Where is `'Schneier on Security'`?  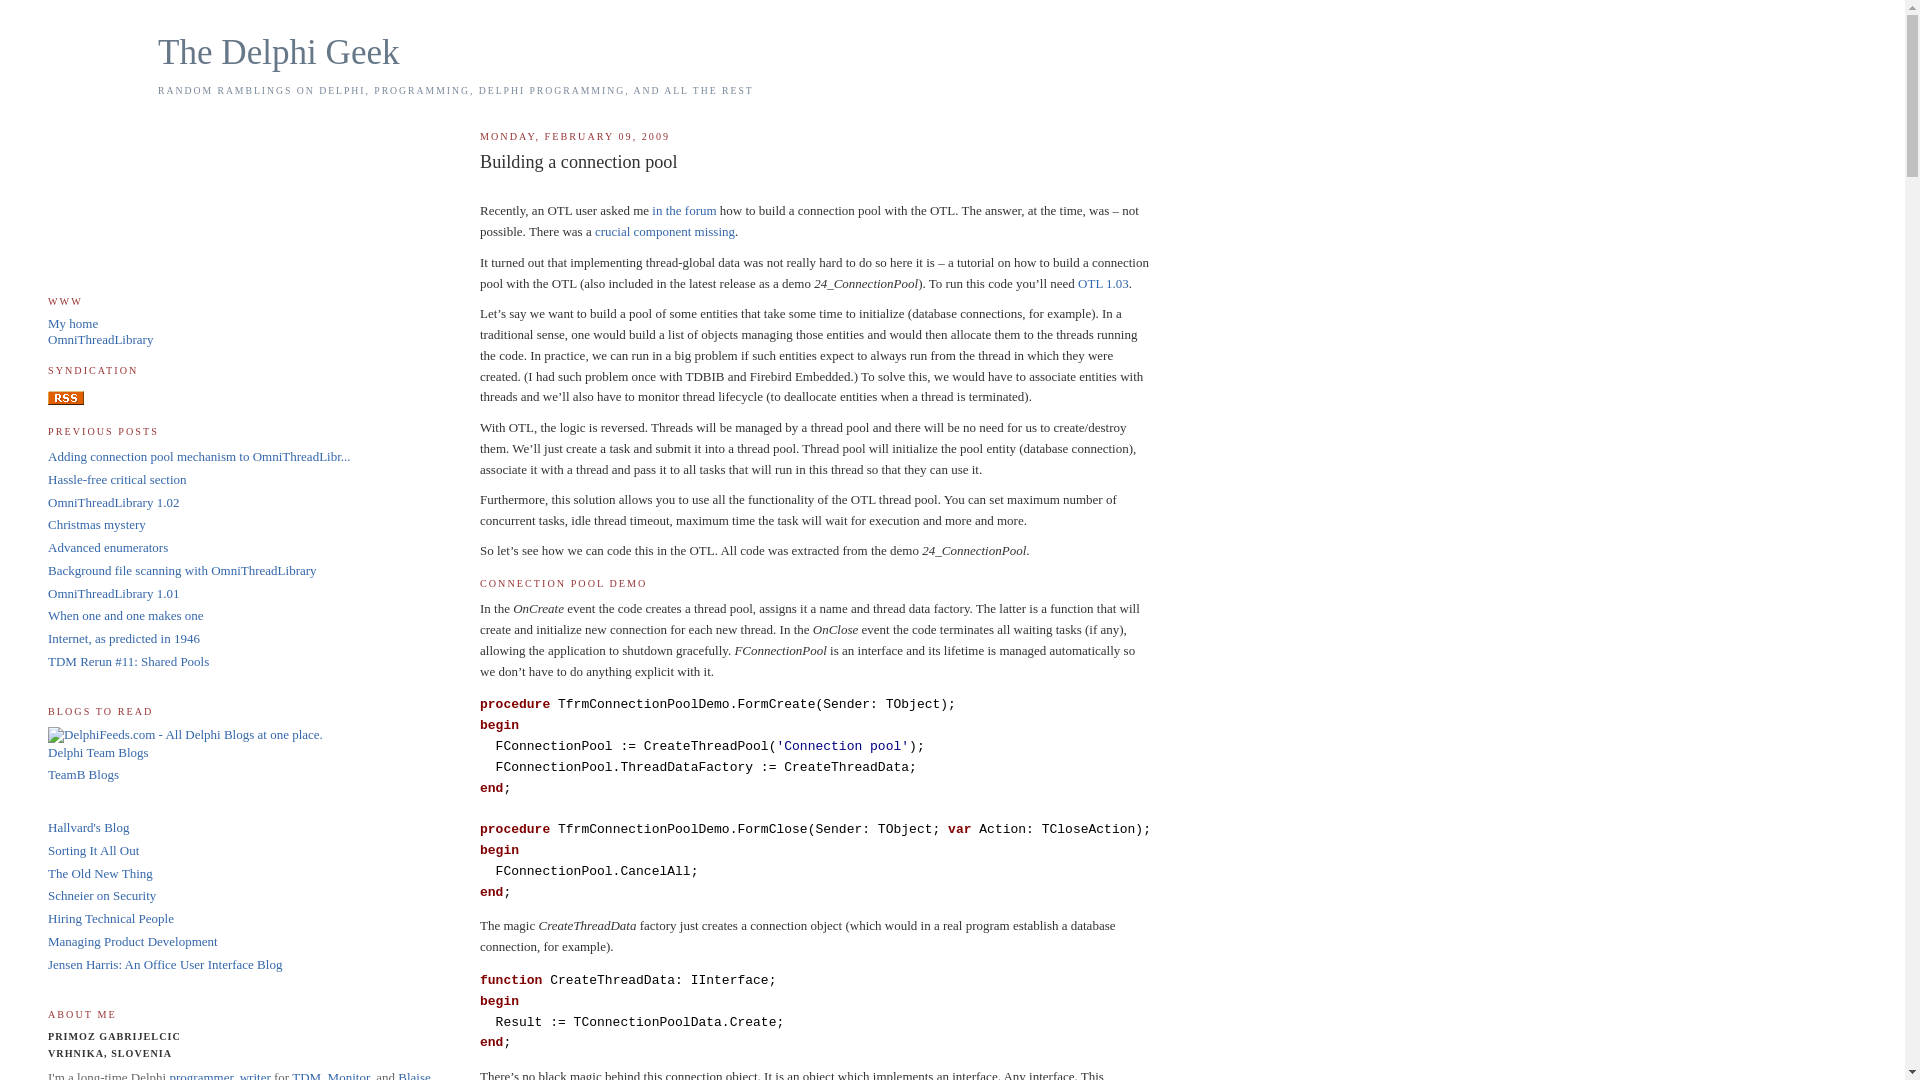
'Schneier on Security' is located at coordinates (100, 894).